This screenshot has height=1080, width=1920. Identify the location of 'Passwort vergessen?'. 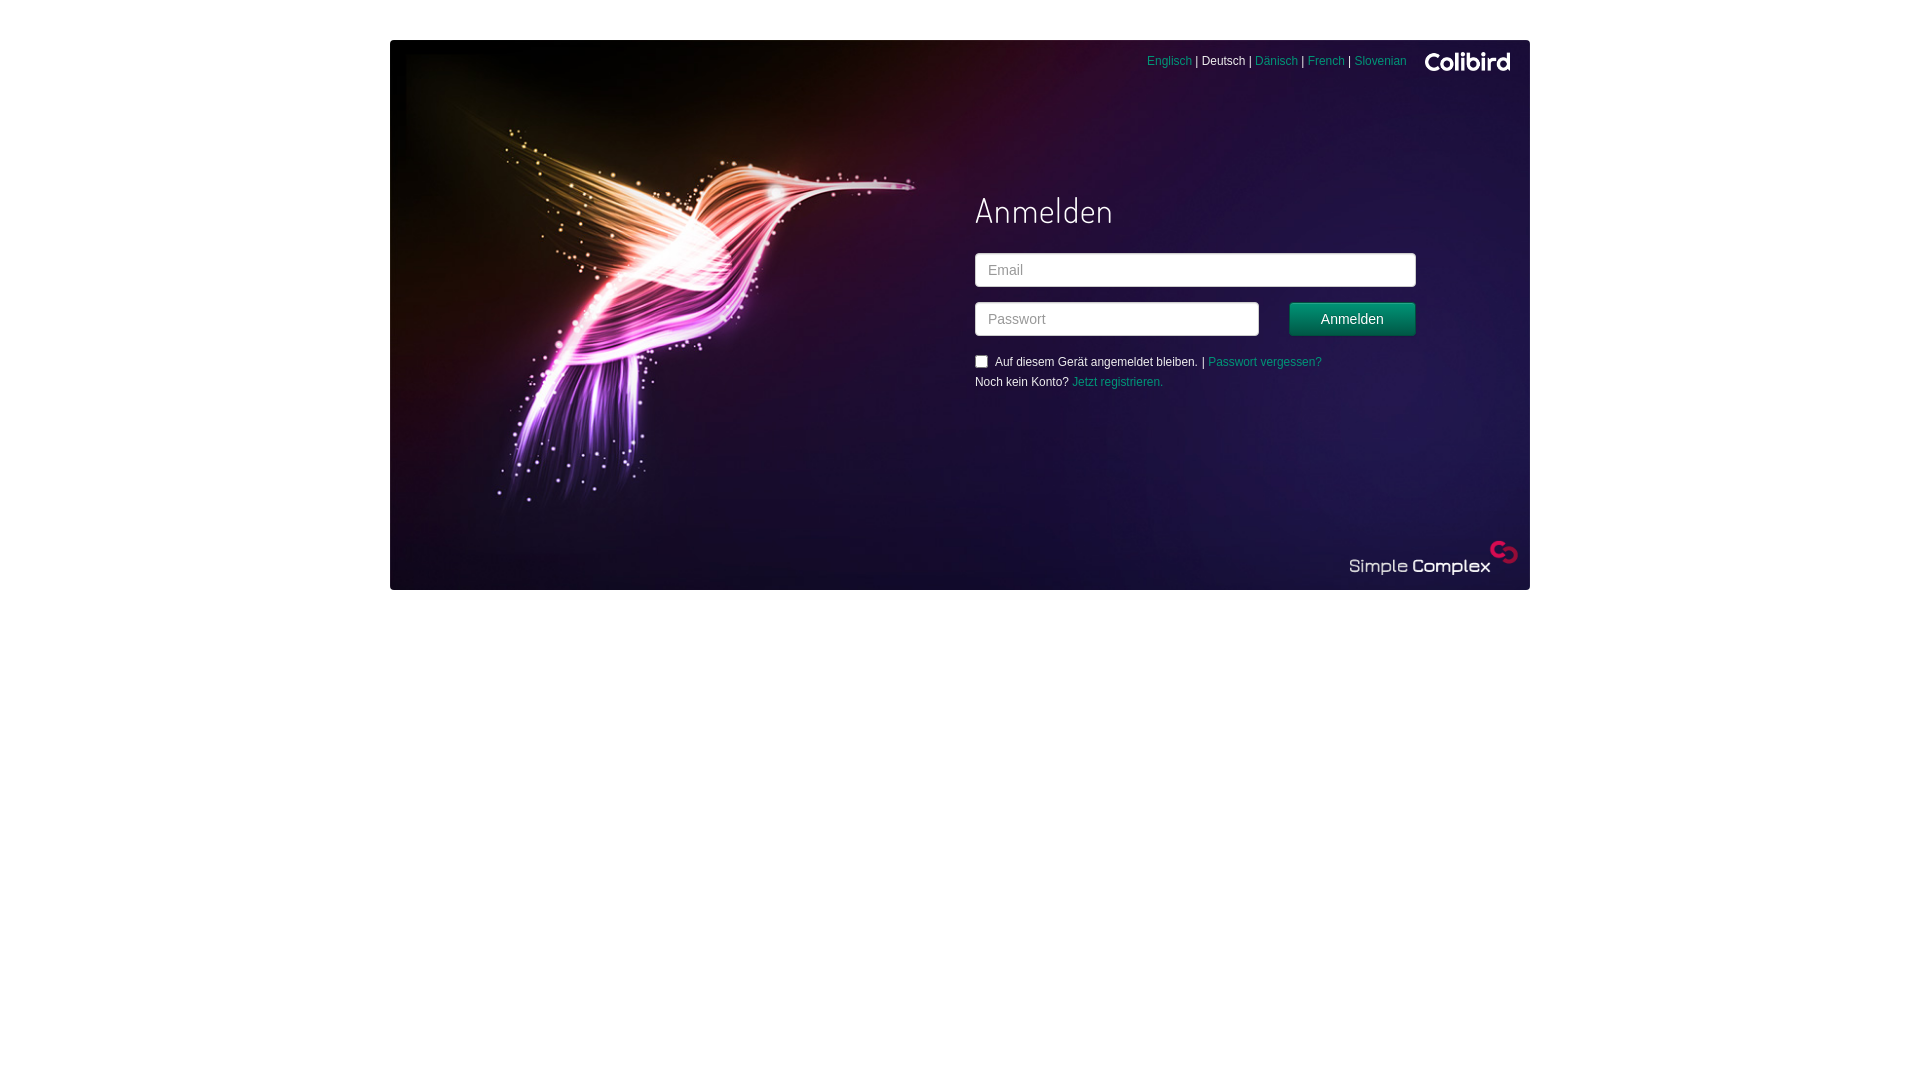
(1264, 362).